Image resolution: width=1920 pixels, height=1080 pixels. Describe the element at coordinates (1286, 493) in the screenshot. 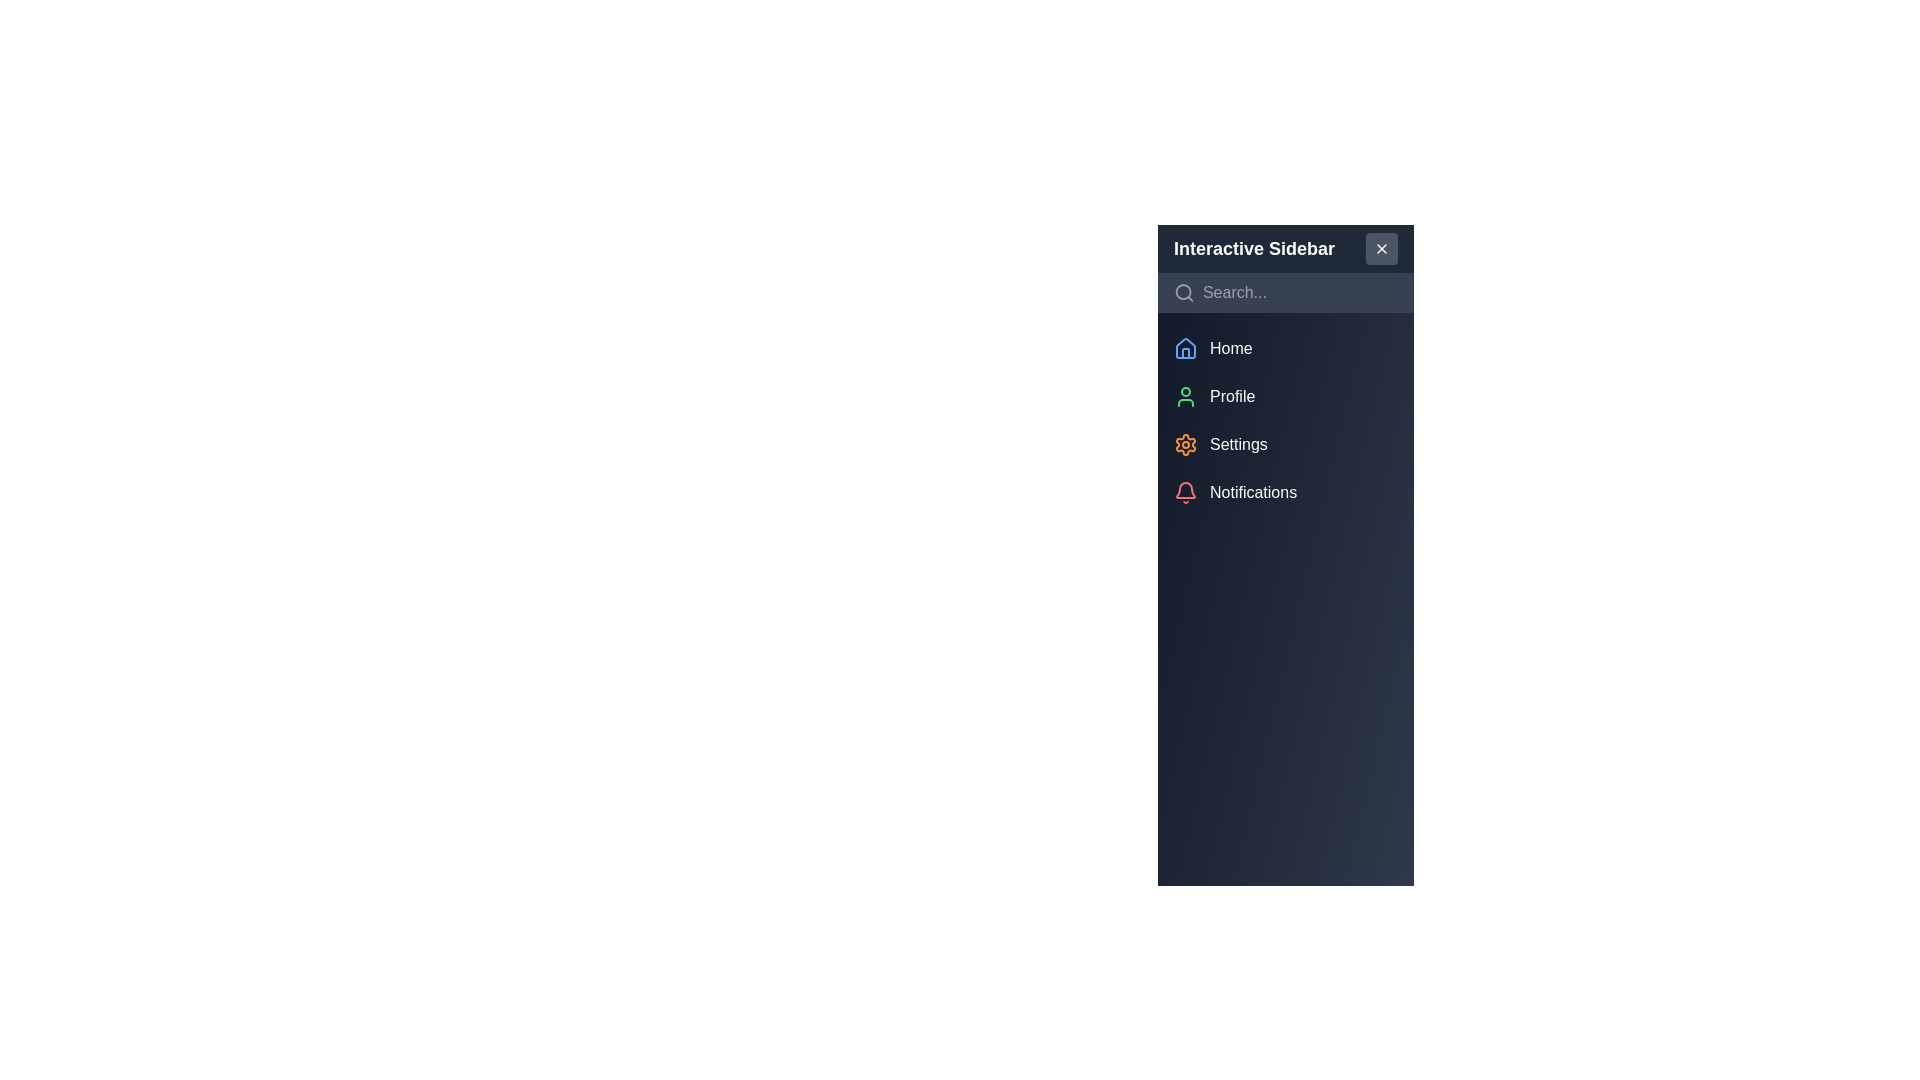

I see `the fourth navigation link in the vertical sidebar that contains a bell icon and the text 'Notifications'` at that location.